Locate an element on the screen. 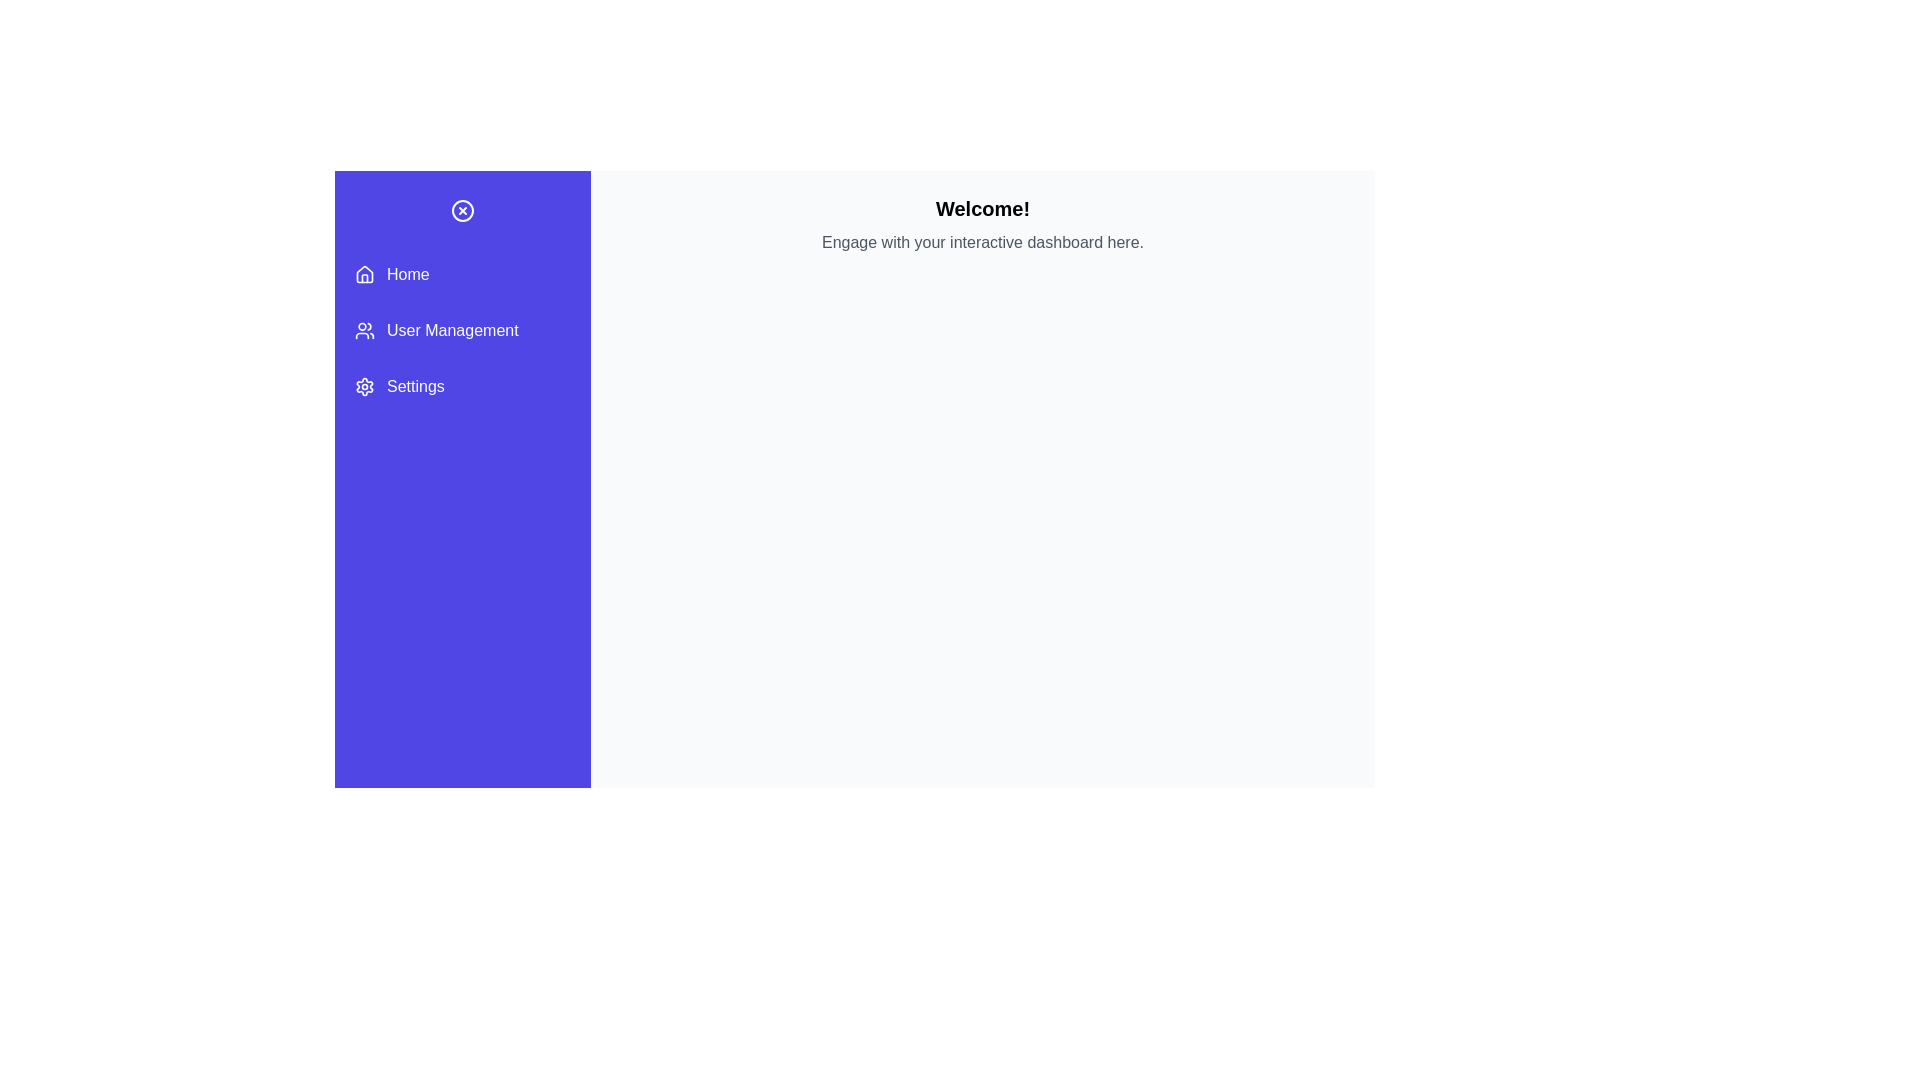 The image size is (1920, 1080). the main content text to interact with it is located at coordinates (983, 242).